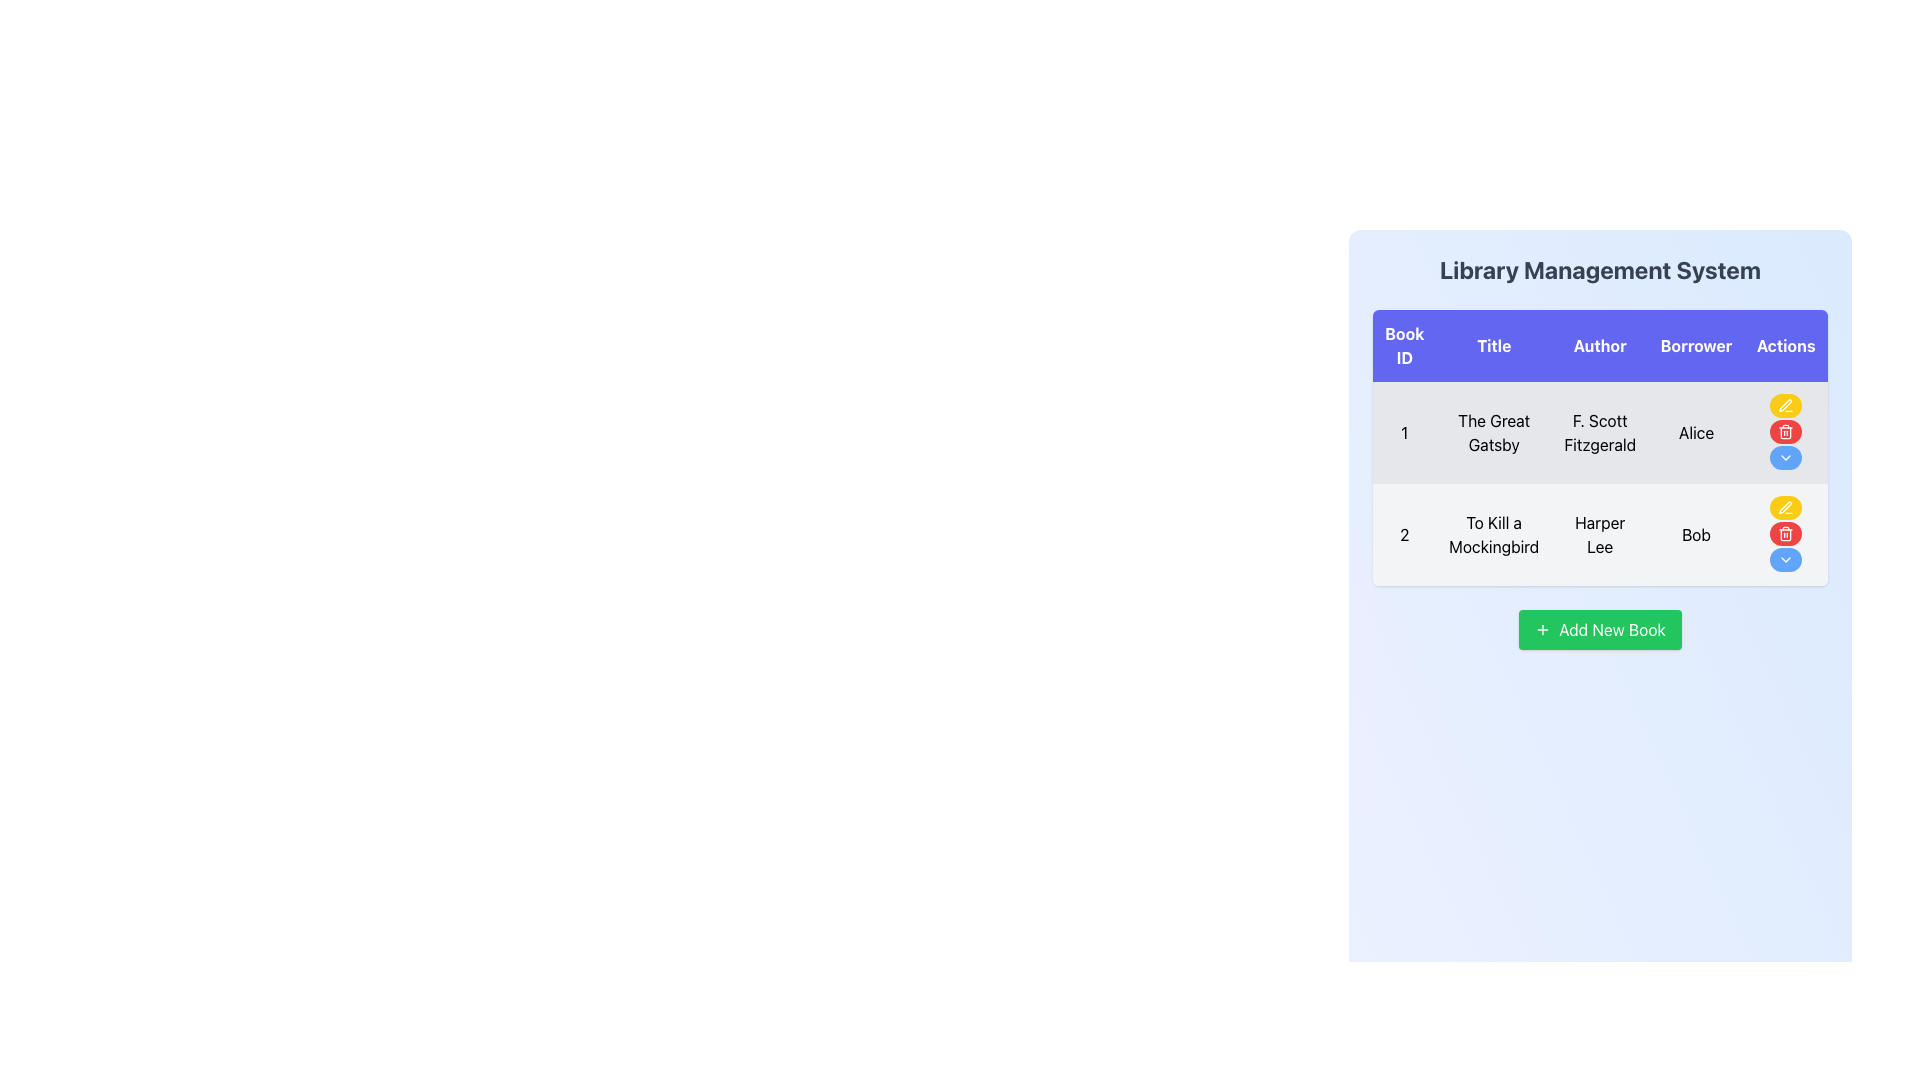 The width and height of the screenshot is (1920, 1080). What do you see at coordinates (1598, 483) in the screenshot?
I see `the Table Row (Grid Row) containing structured data about books` at bounding box center [1598, 483].